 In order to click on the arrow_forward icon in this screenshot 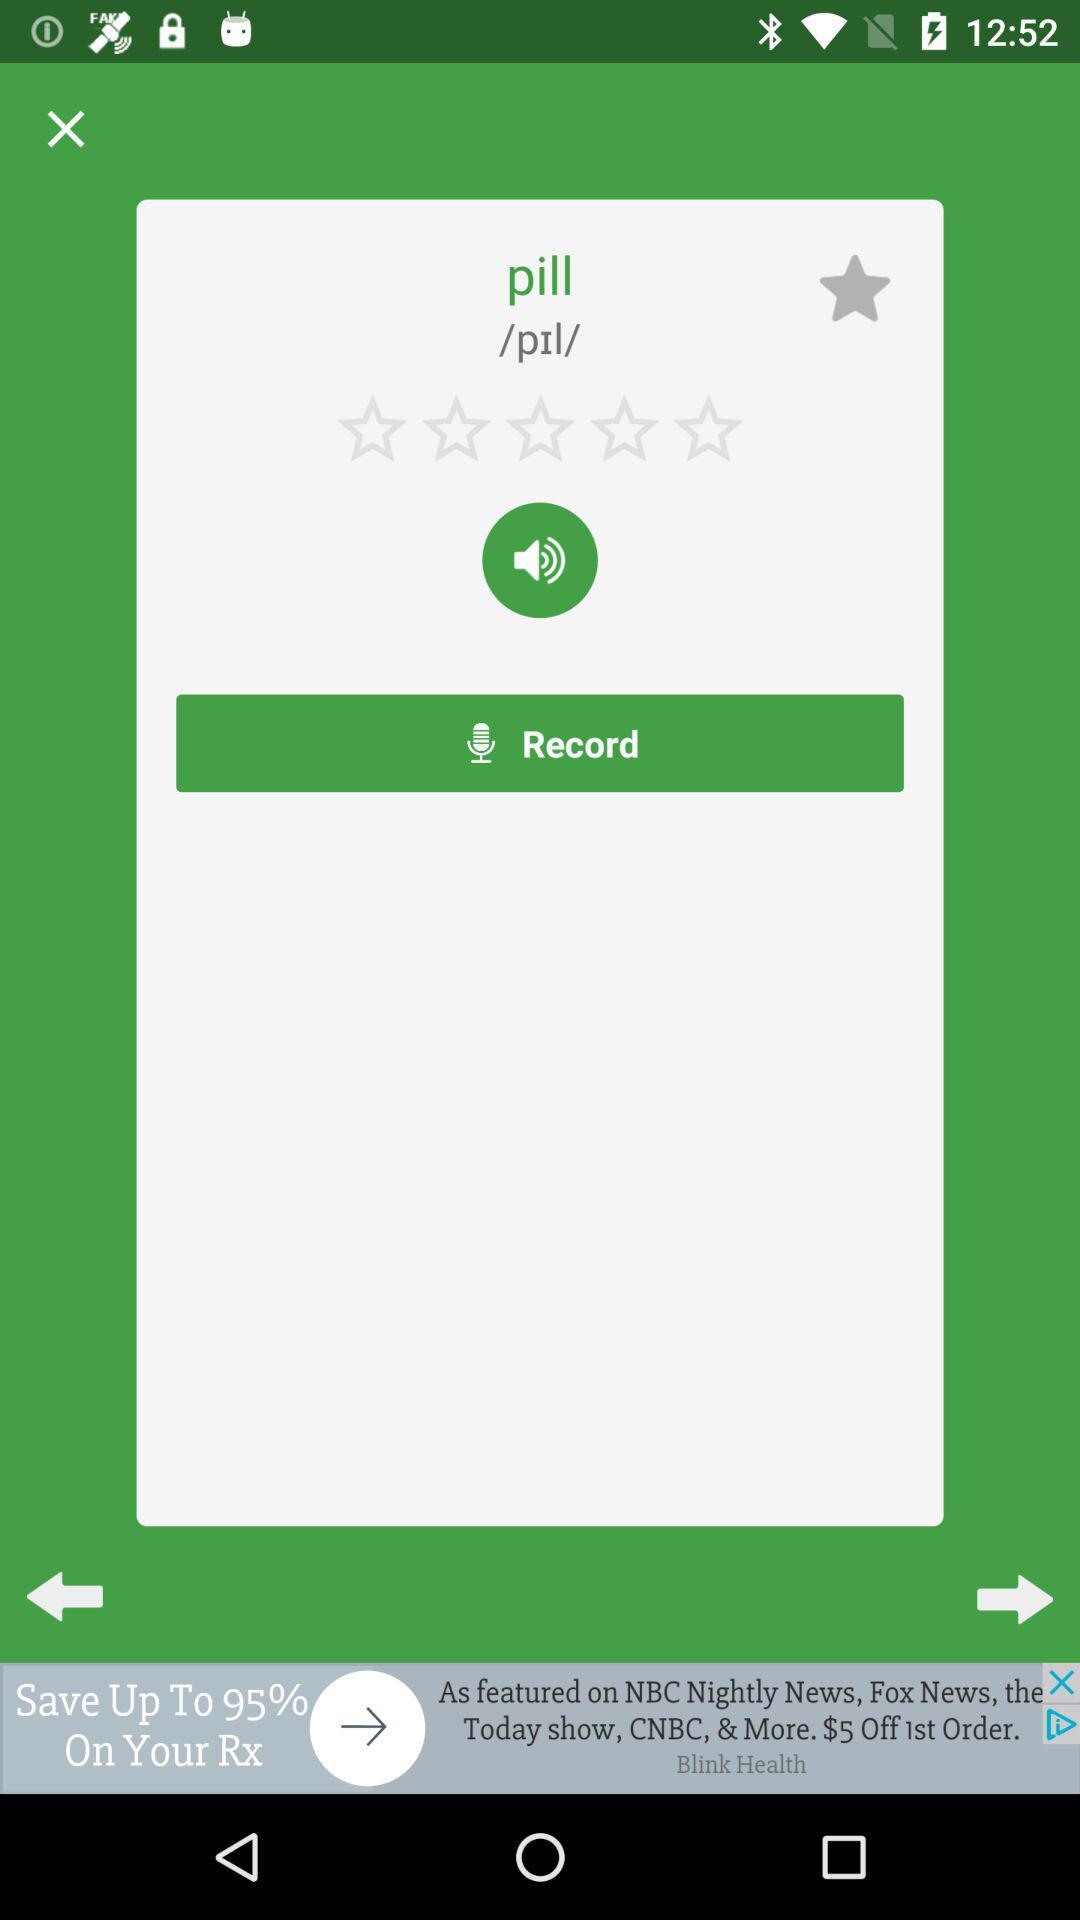, I will do `click(998, 1579)`.